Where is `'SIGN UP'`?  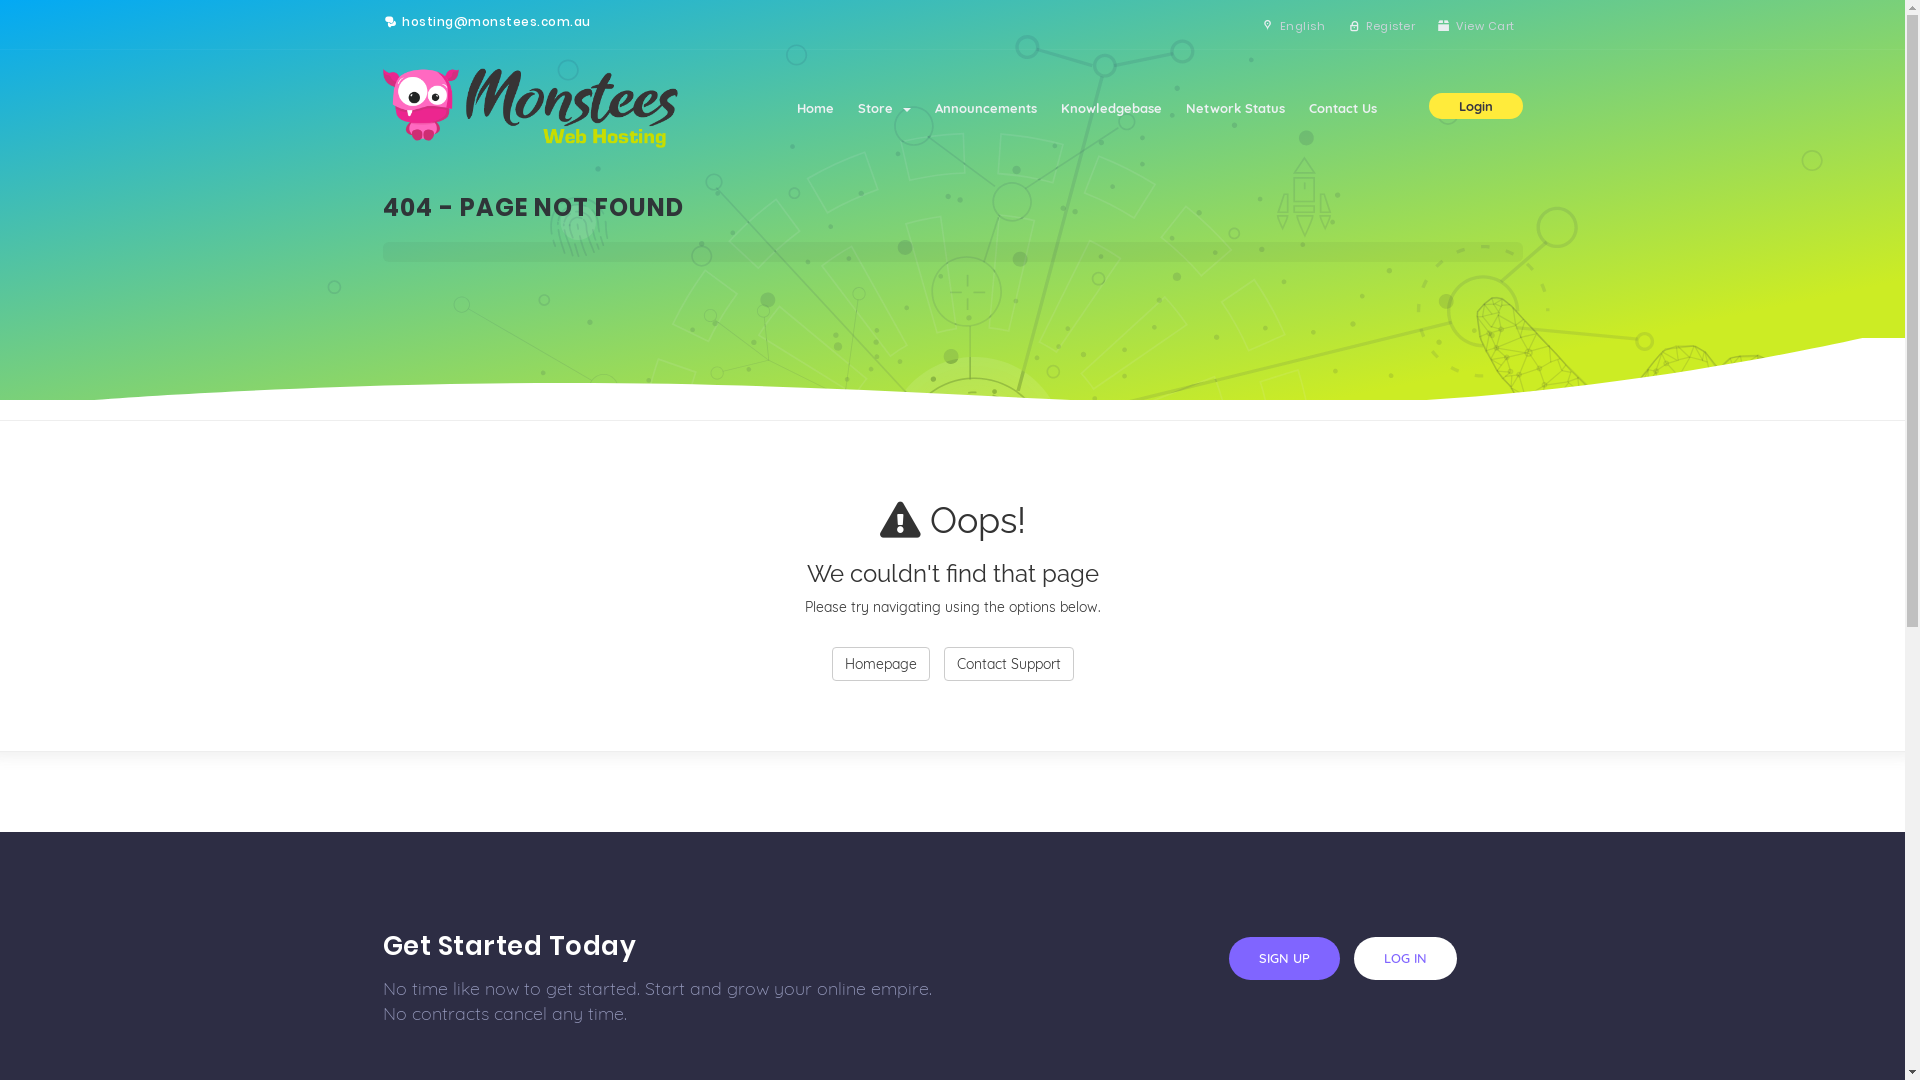
'SIGN UP' is located at coordinates (1283, 957).